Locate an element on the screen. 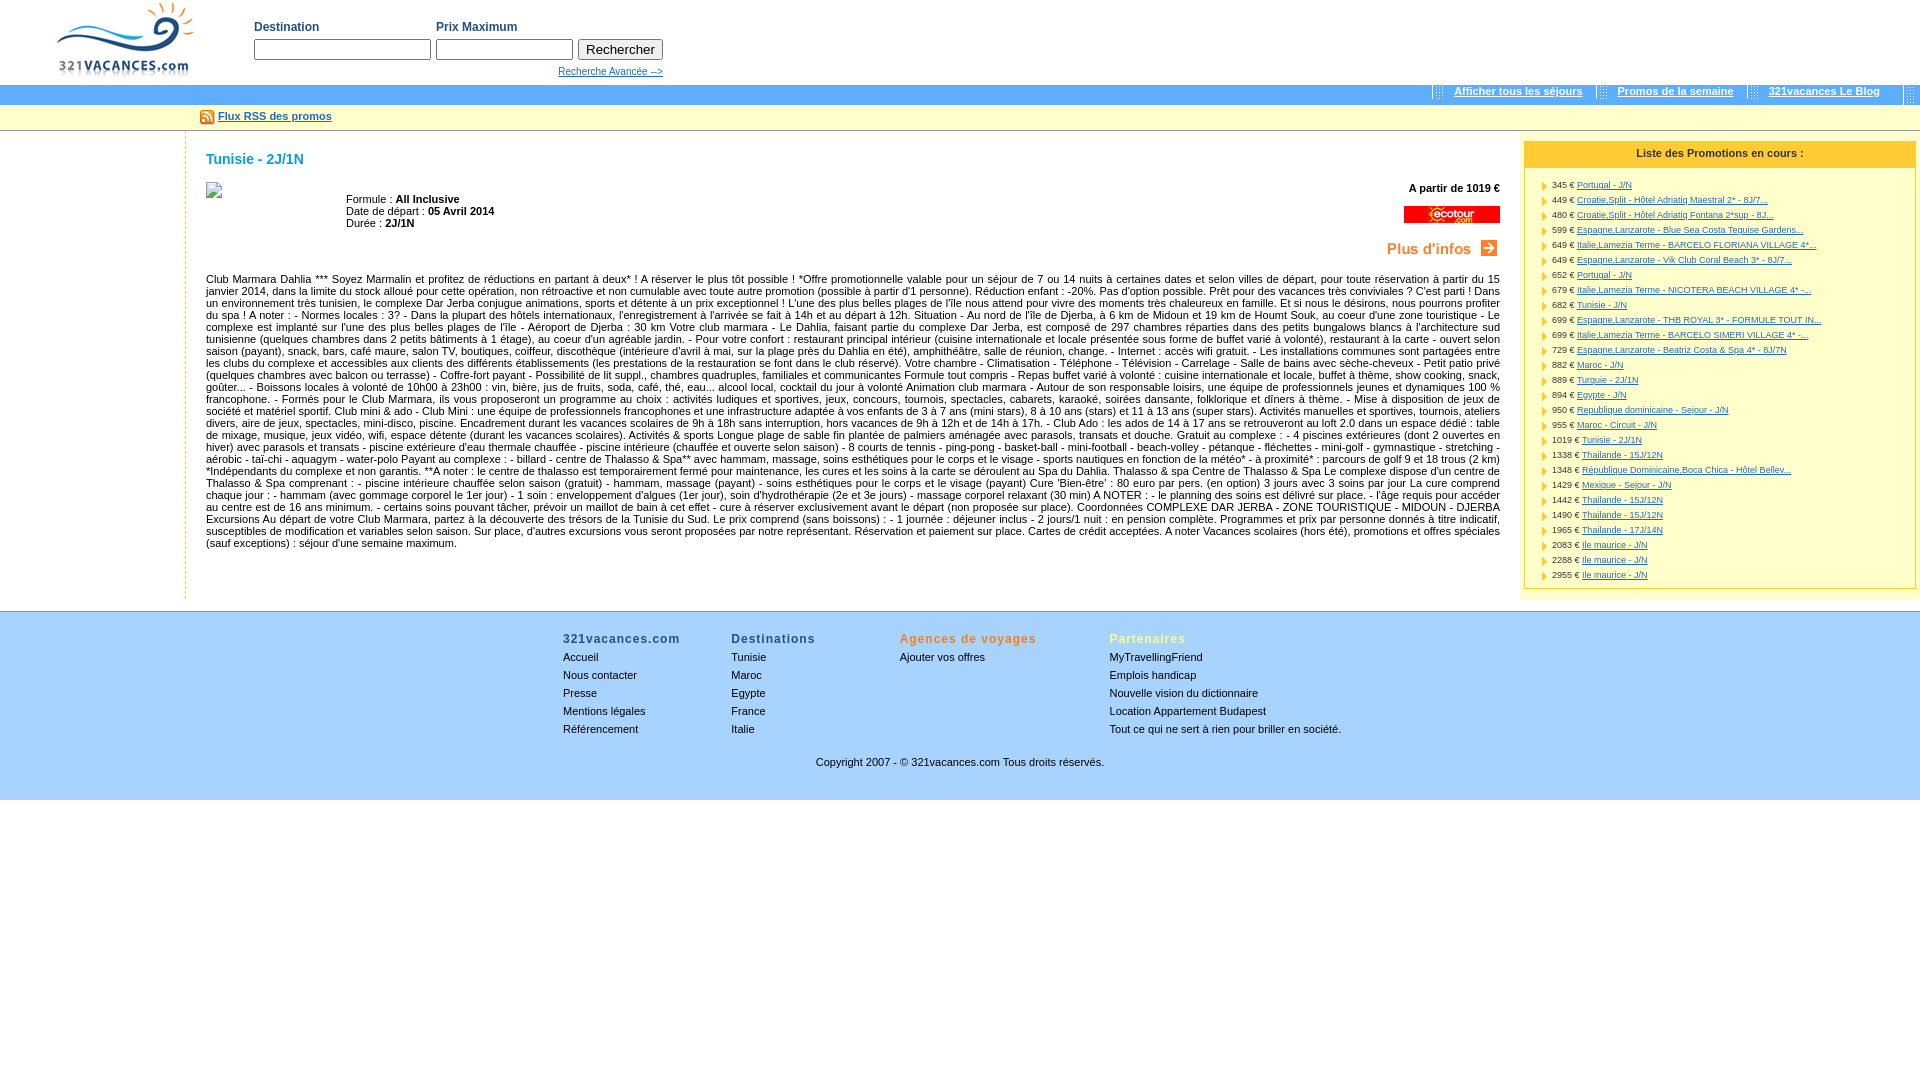  'Maroc - Circuit - J/N' is located at coordinates (1617, 423).